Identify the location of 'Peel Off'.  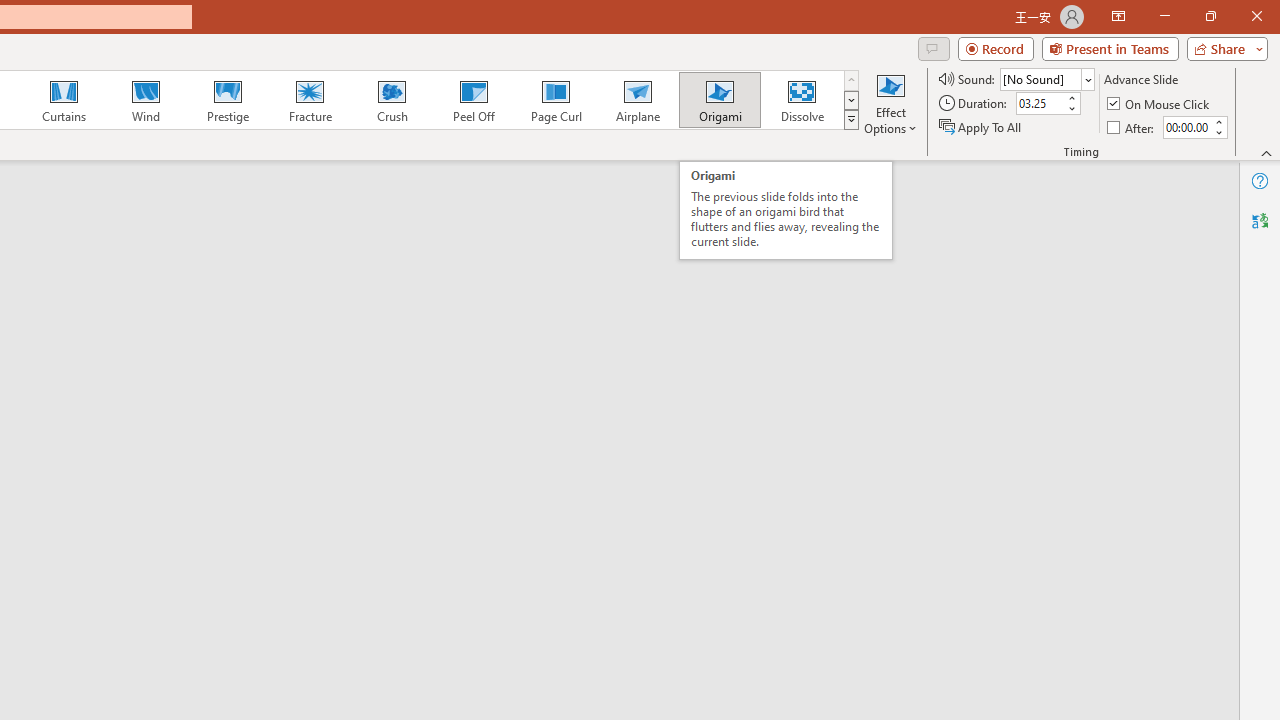
(472, 100).